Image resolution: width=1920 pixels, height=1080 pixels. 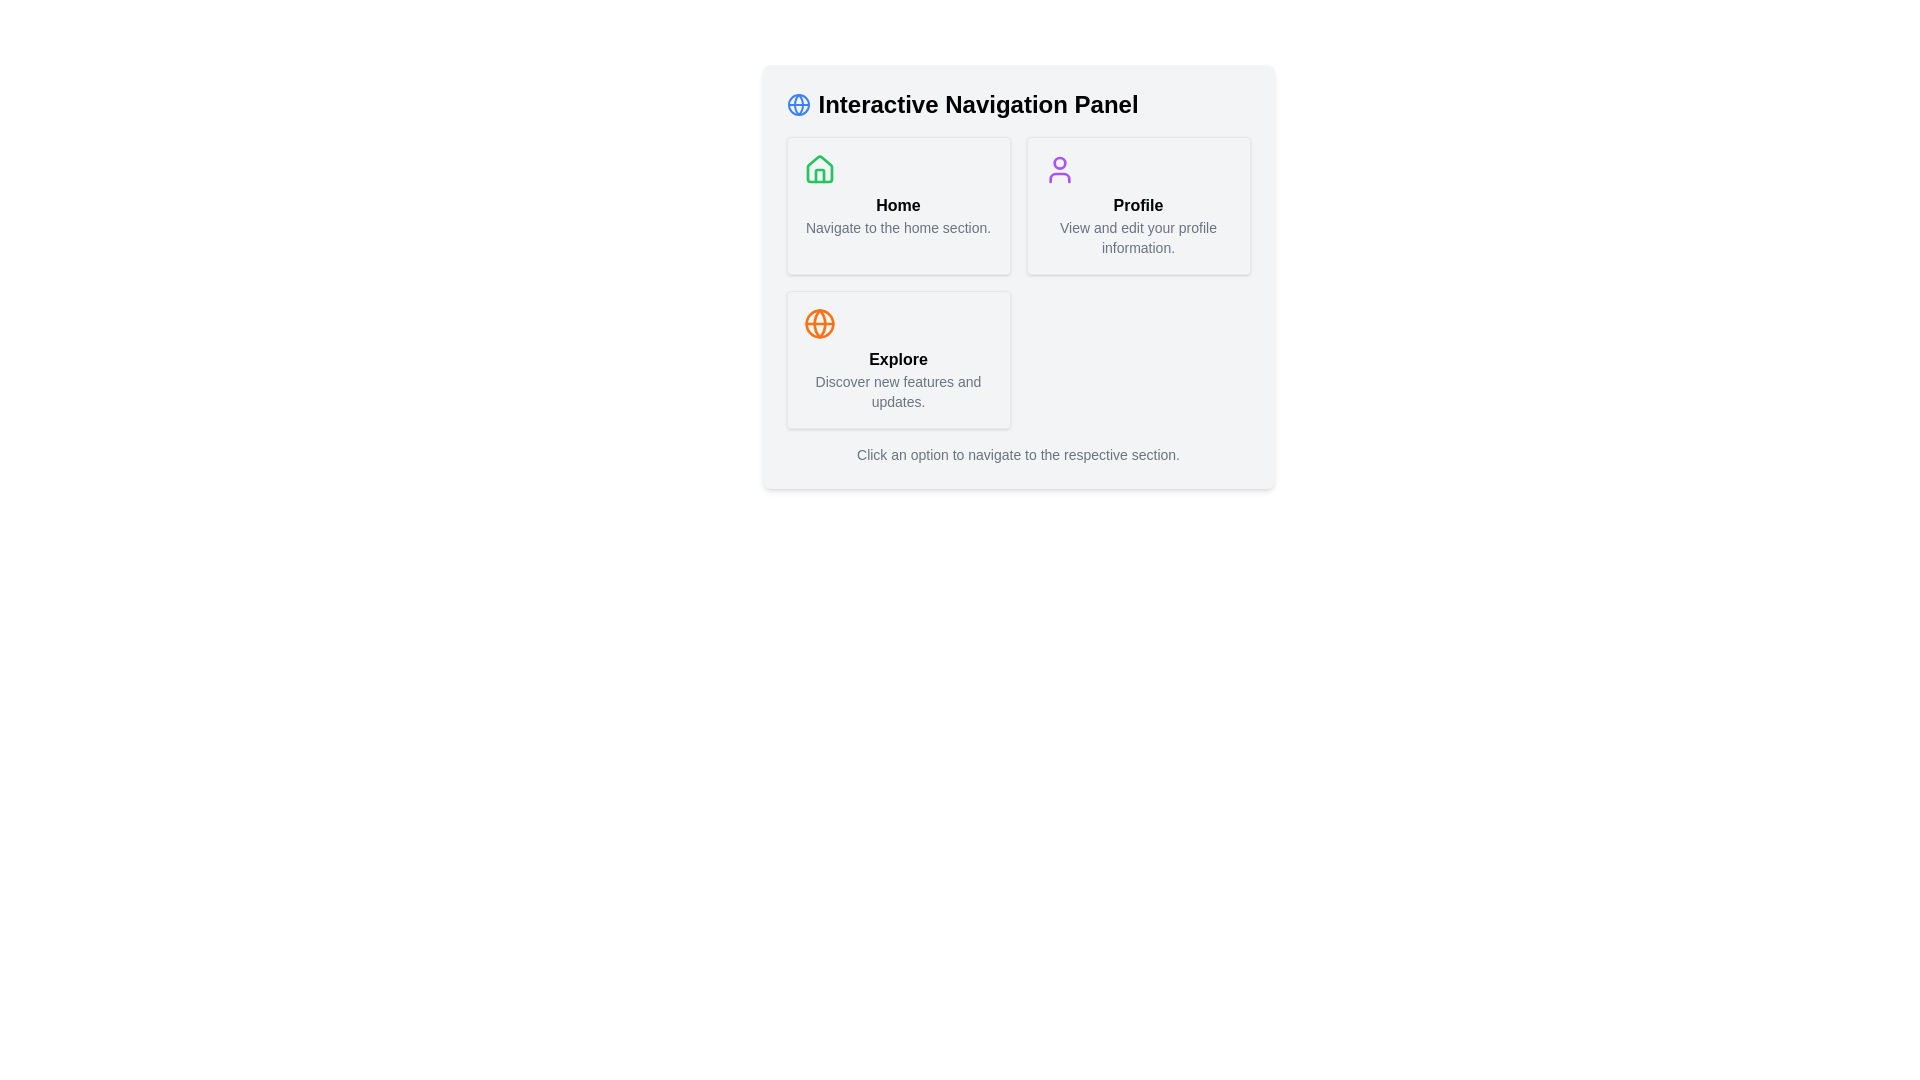 I want to click on the 'Home' text label which indicates the purpose of navigating to the home section, located in the upper-left section of the interface within a card, so click(x=897, y=205).